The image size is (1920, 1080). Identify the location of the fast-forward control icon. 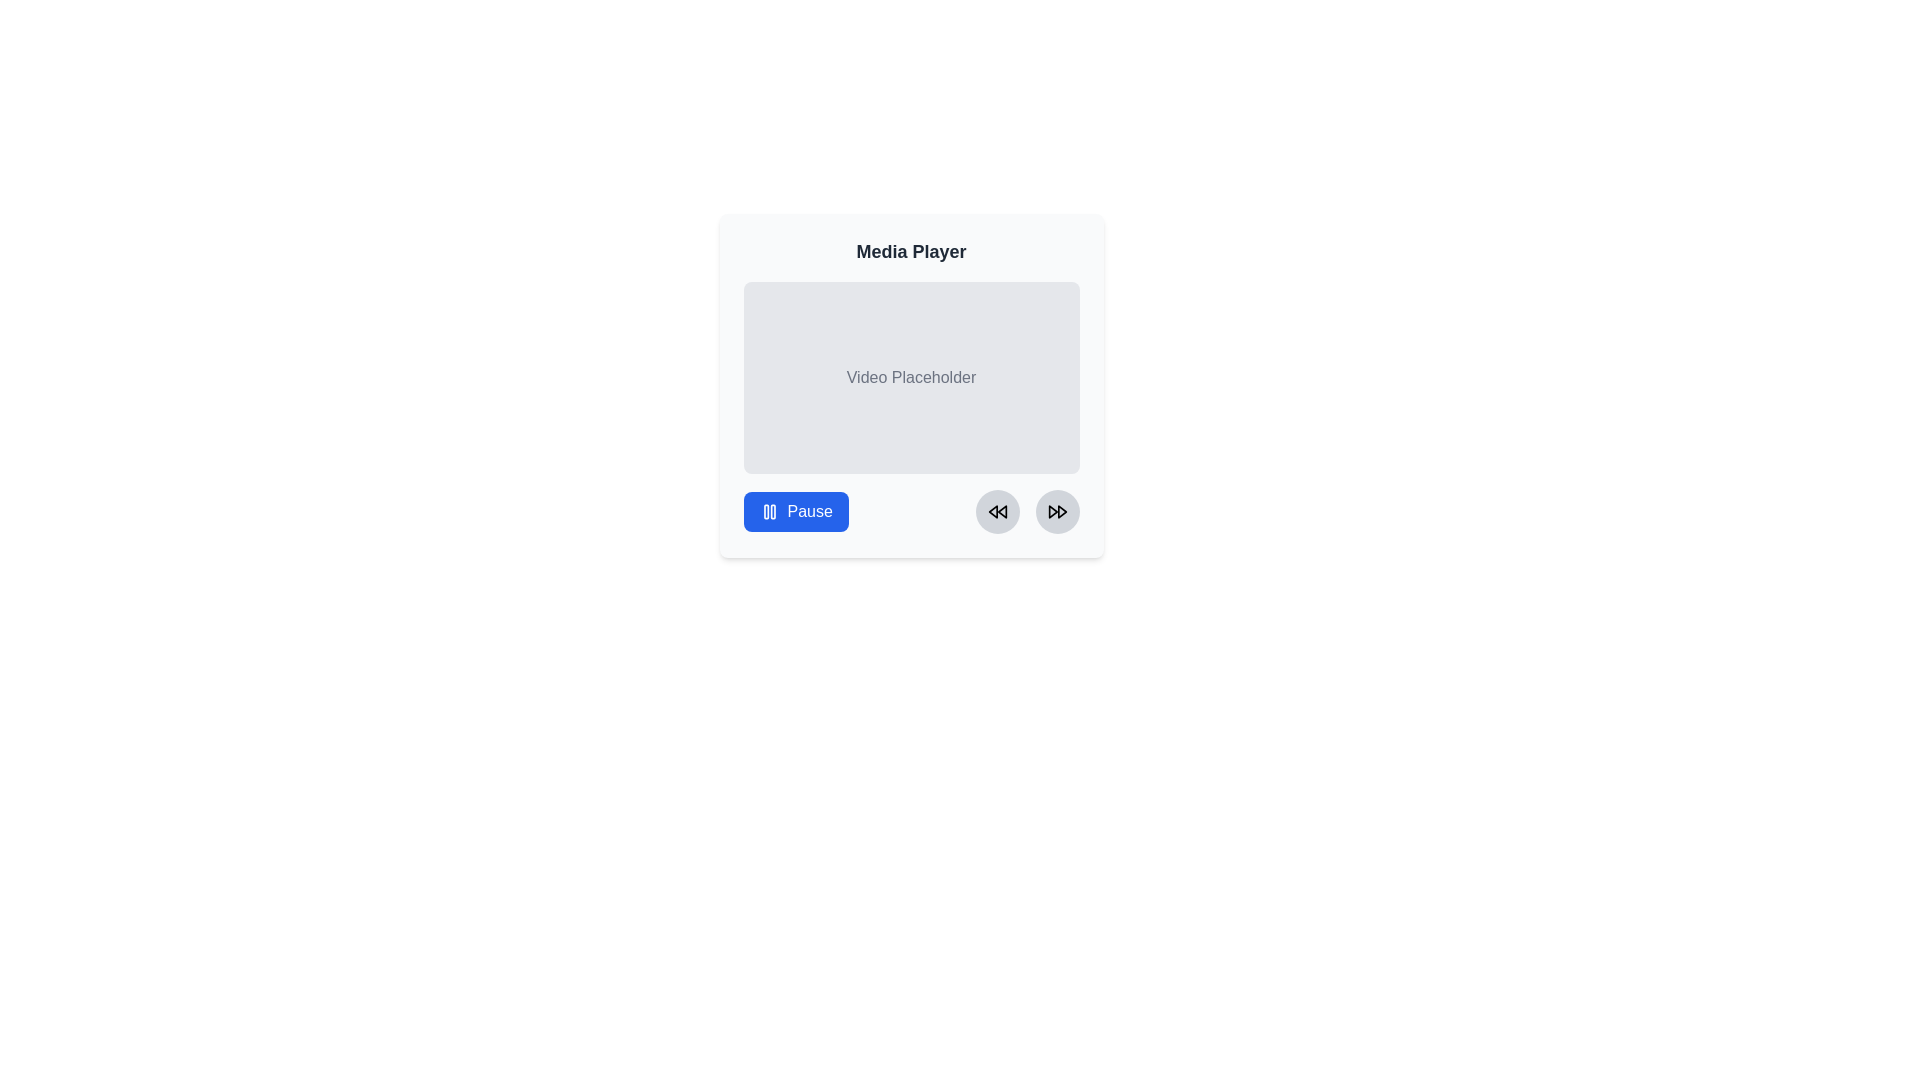
(1051, 511).